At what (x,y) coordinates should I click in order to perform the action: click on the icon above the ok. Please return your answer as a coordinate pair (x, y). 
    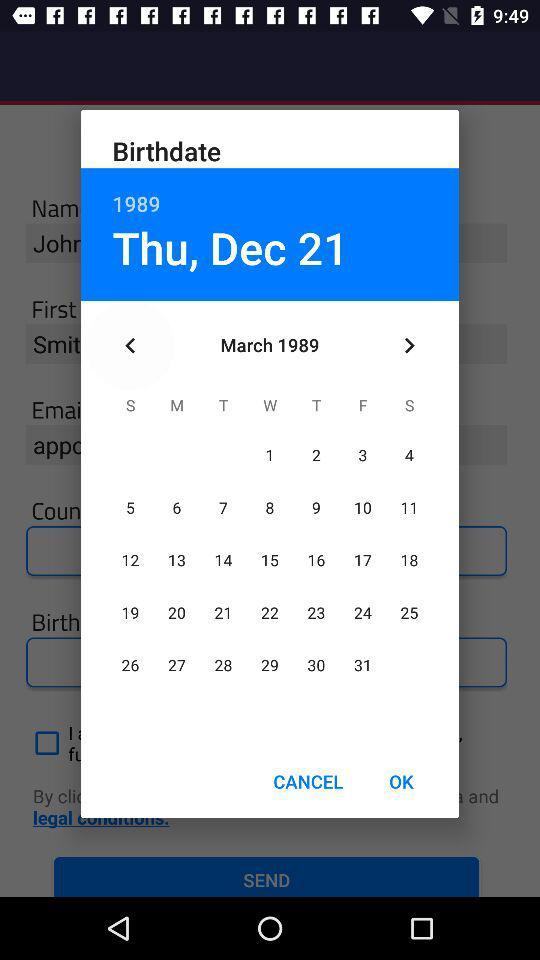
    Looking at the image, I should click on (408, 345).